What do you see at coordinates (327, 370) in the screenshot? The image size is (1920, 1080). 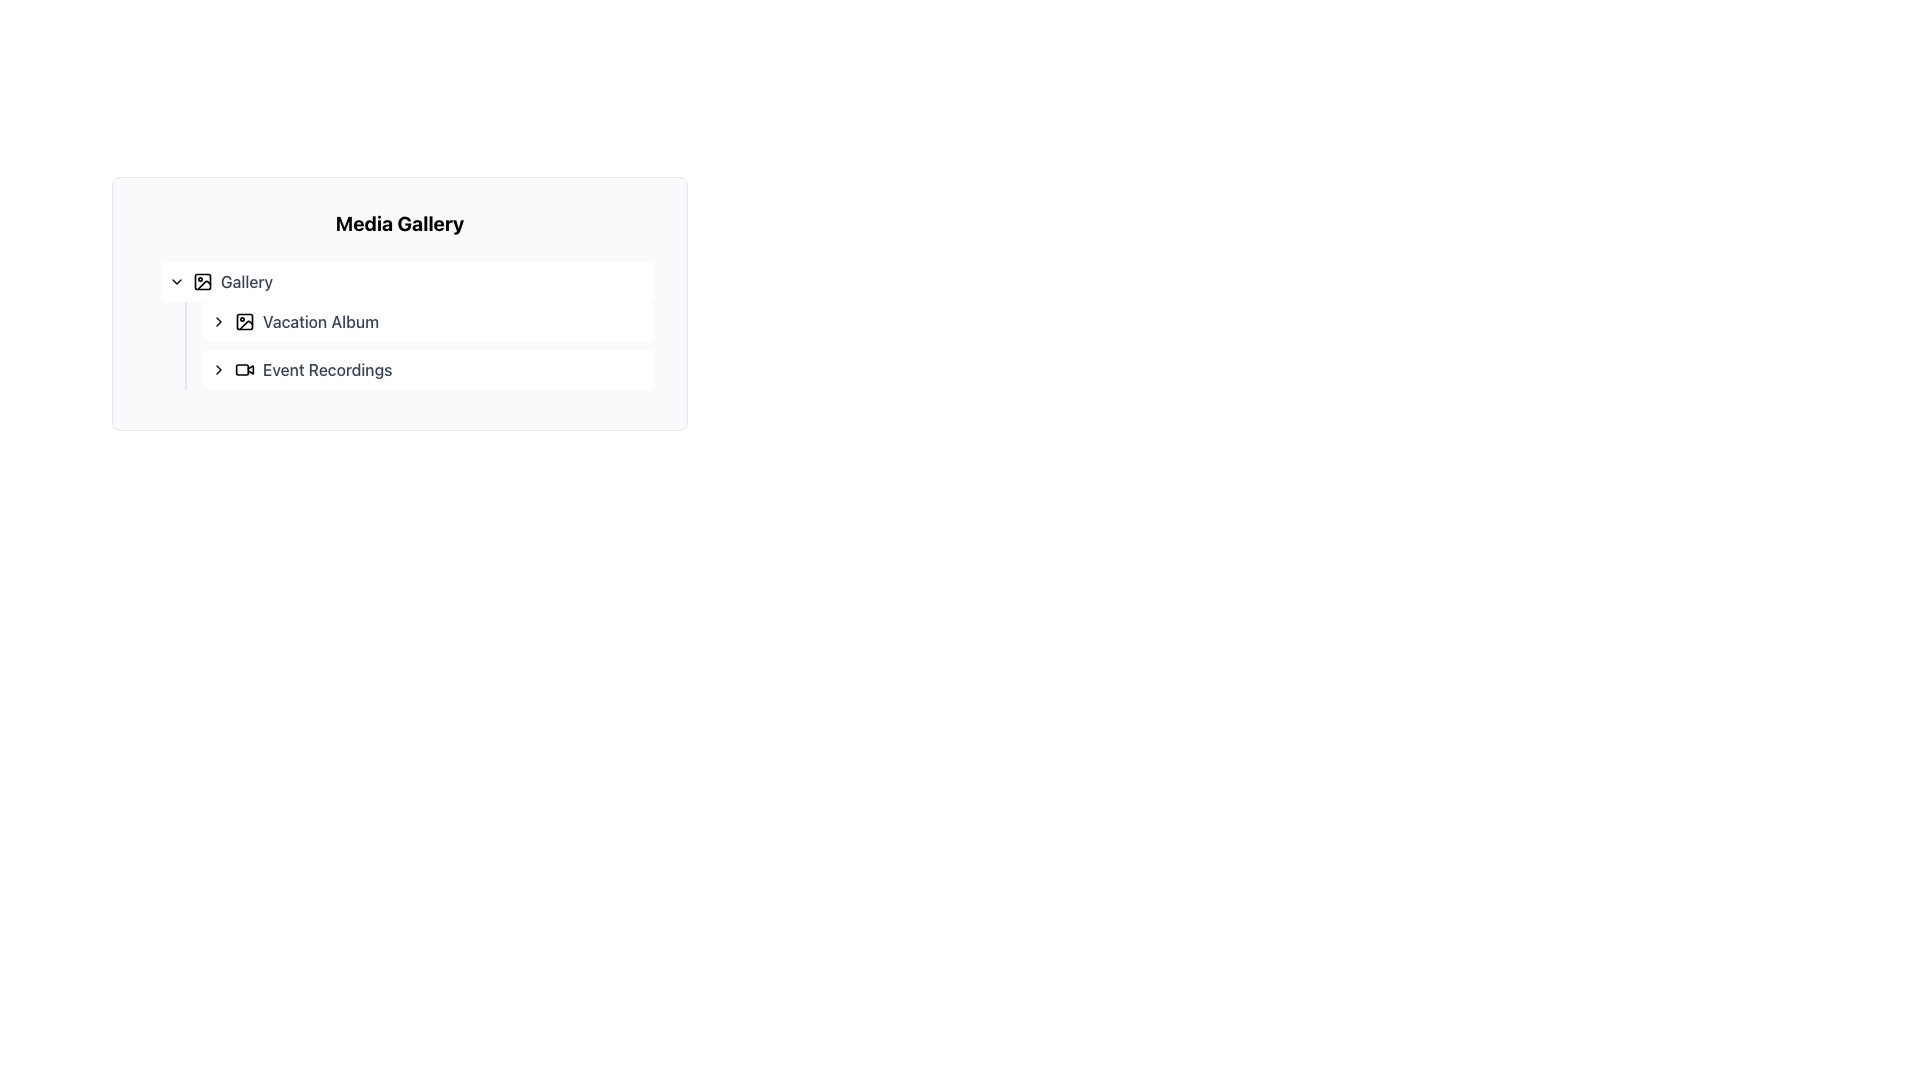 I see `the 'Event Recordings' text label, which is located to the right of a video icon and below the 'Vacation Album' entry in the Media Gallery panel` at bounding box center [327, 370].